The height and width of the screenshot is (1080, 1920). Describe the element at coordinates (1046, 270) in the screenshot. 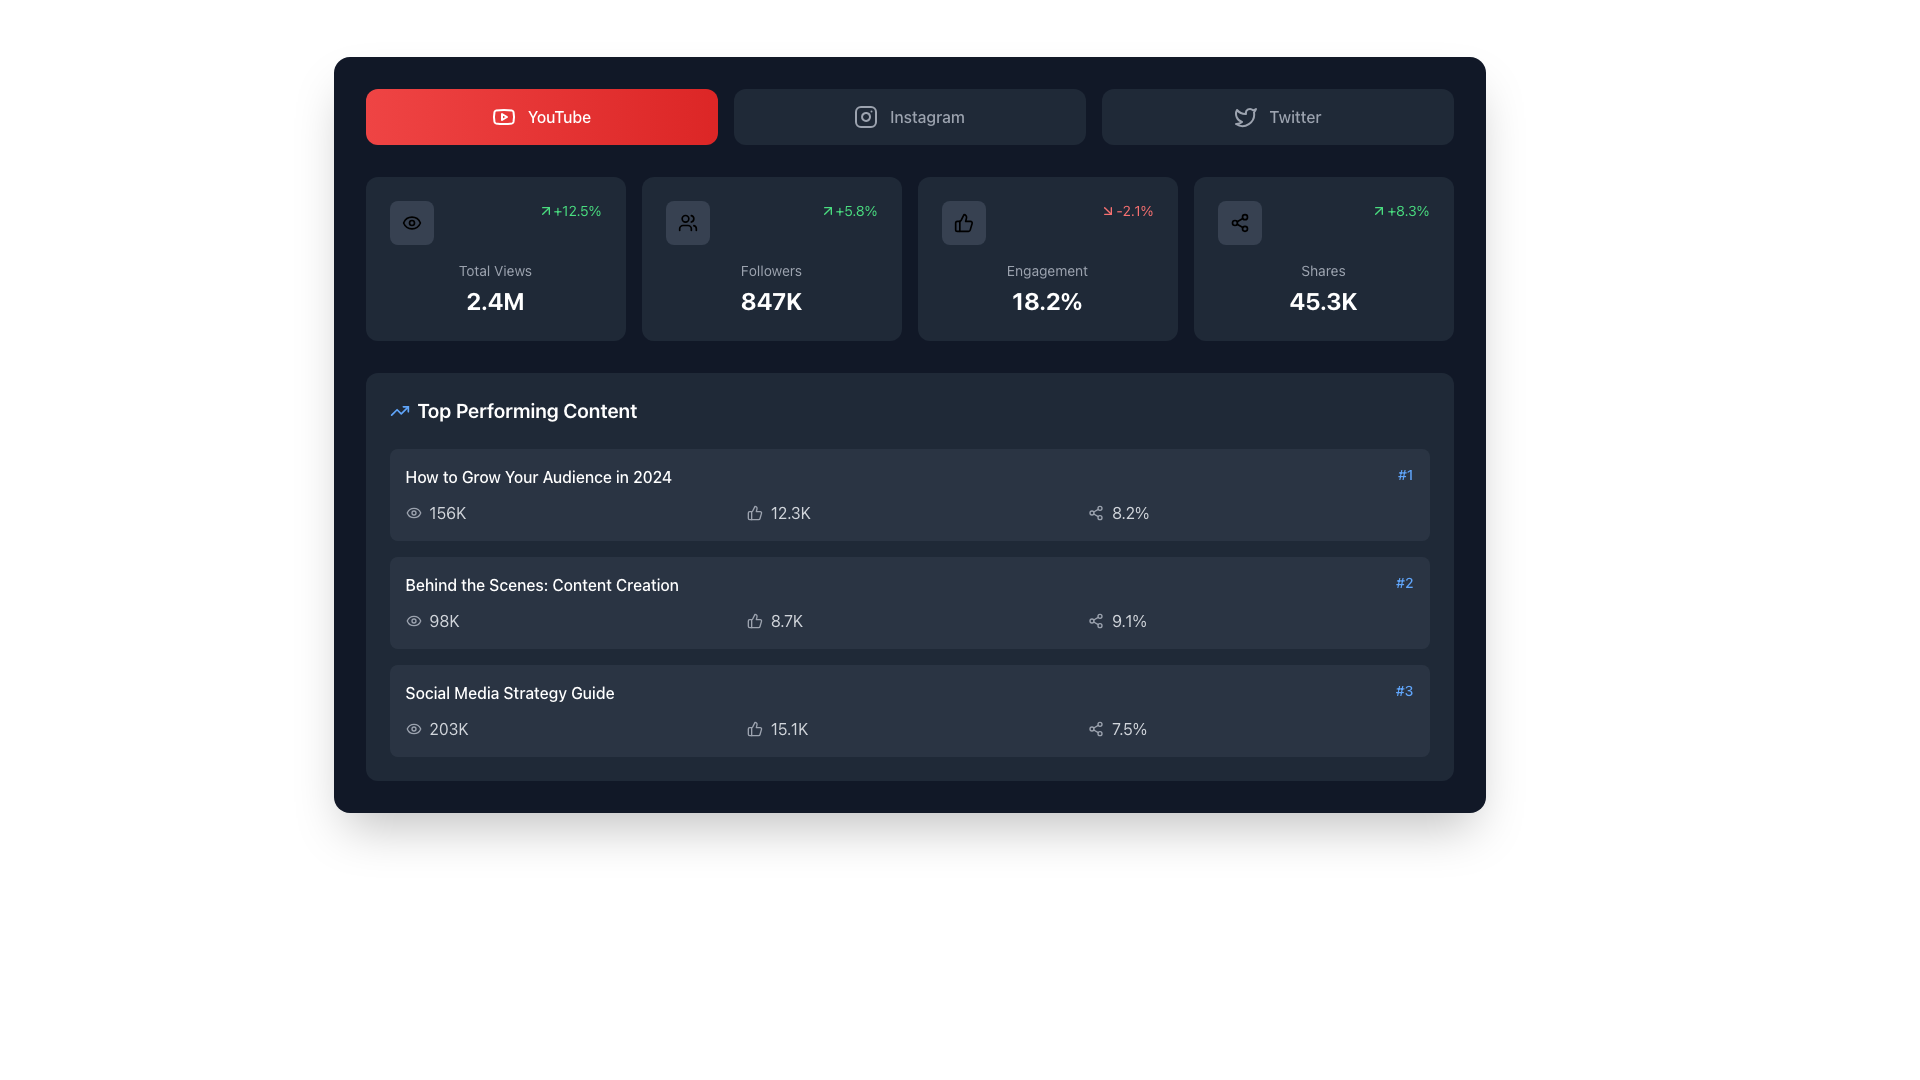

I see `the static text label indicating the 'Engagement' metric, which is centrally positioned above the value '18.2%' in the fourth metric box` at that location.